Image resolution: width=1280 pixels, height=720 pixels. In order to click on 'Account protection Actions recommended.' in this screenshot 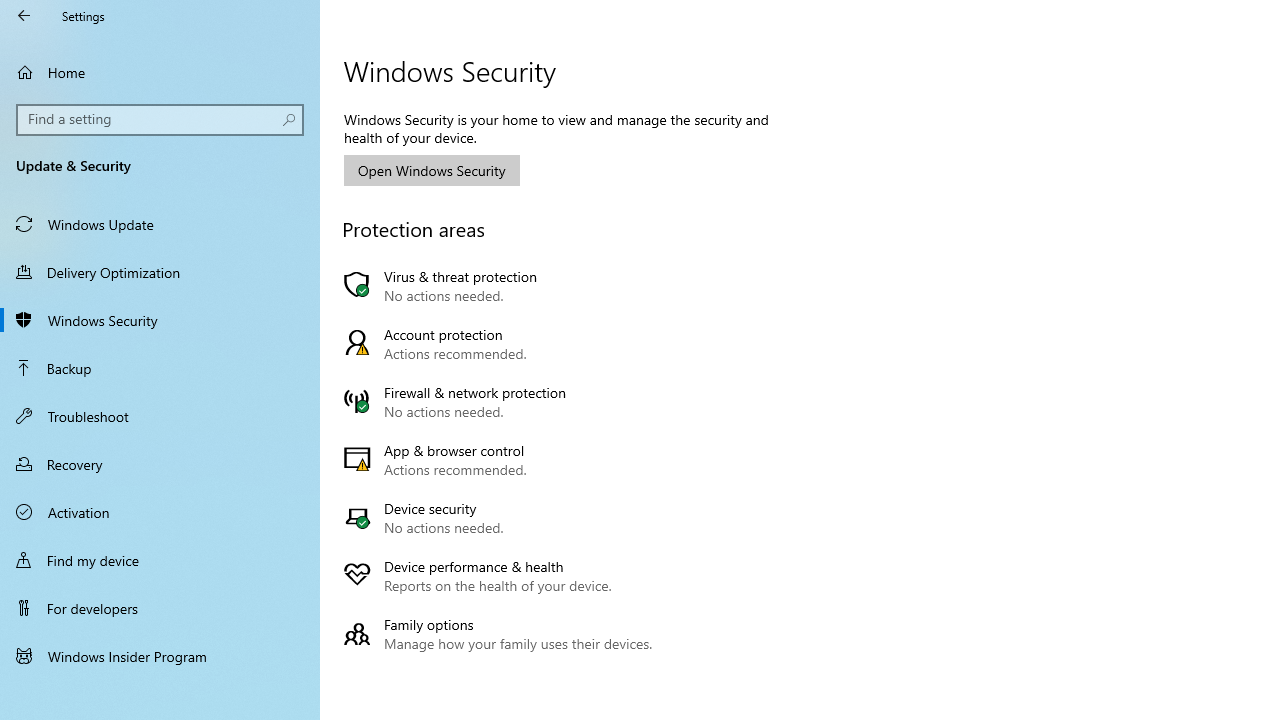, I will do `click(503, 343)`.